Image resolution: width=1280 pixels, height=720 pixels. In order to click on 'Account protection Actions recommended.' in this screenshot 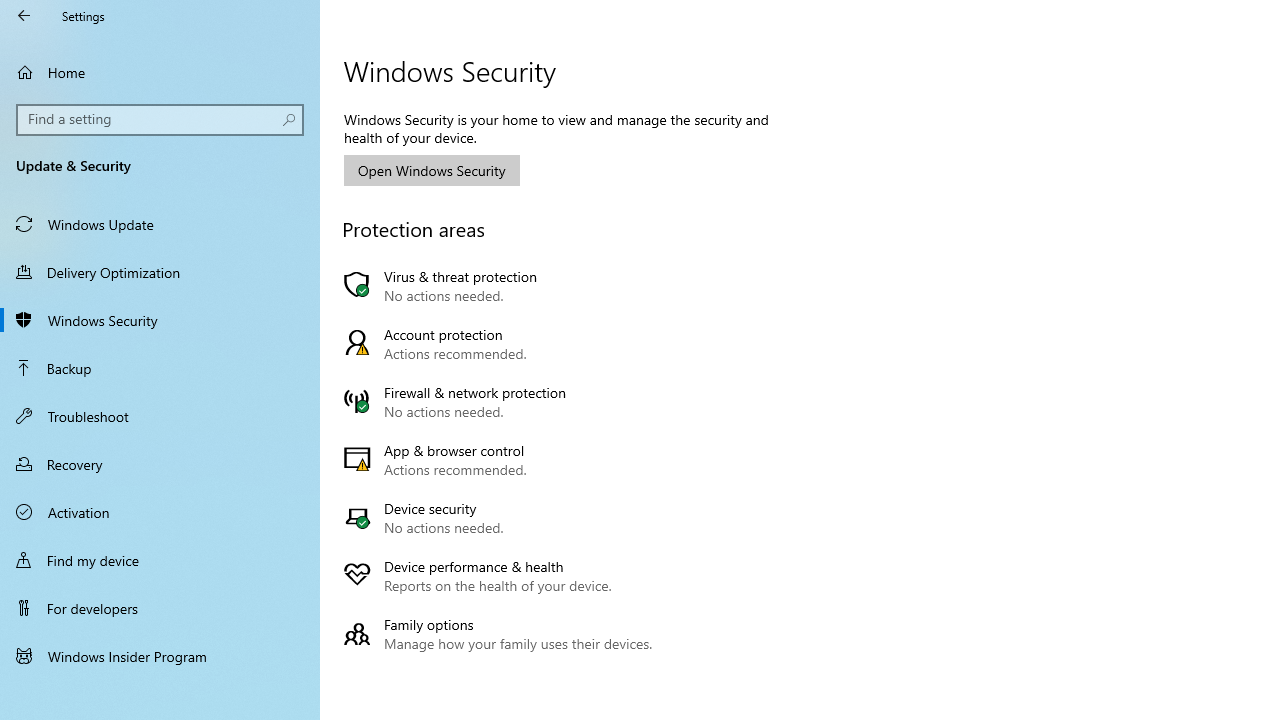, I will do `click(503, 343)`.